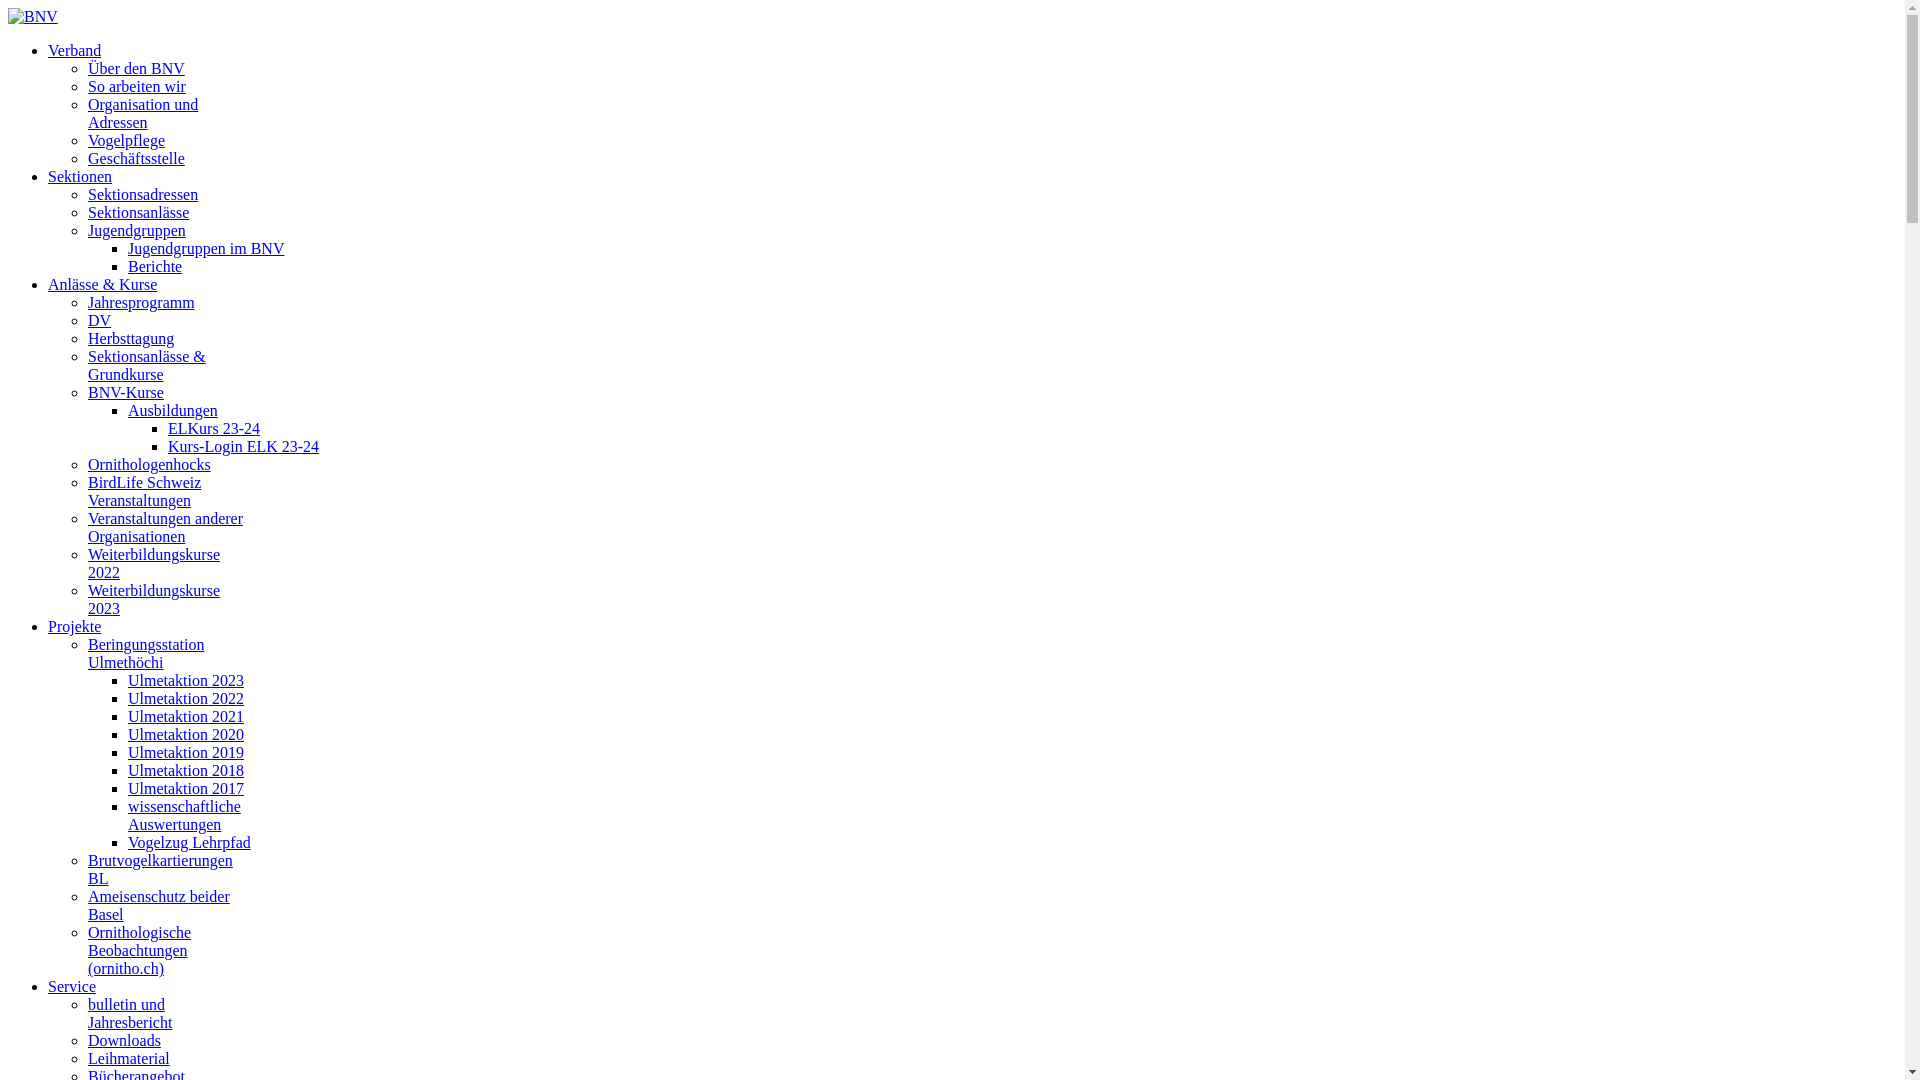  I want to click on 'Kurs-Login ELK 23-24', so click(168, 445).